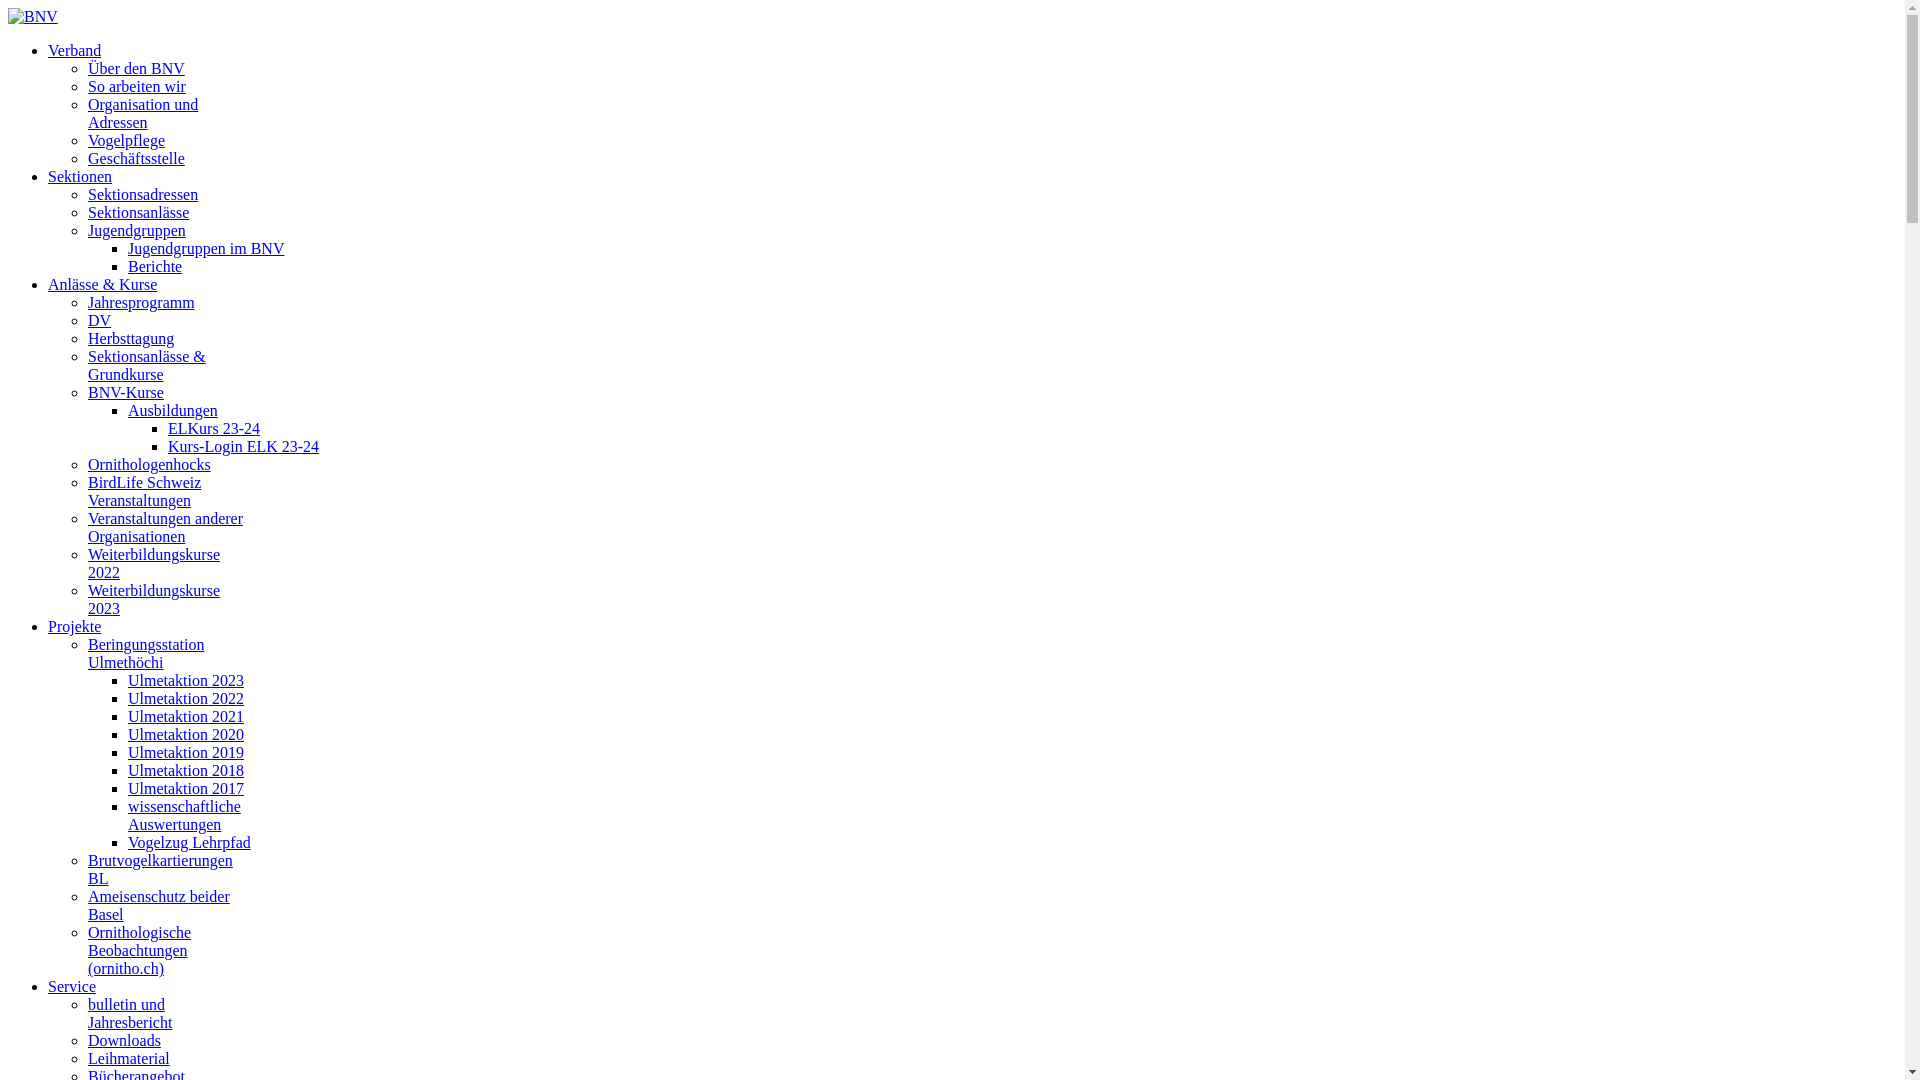  I want to click on 'Kurs-Login ELK 23-24', so click(168, 445).